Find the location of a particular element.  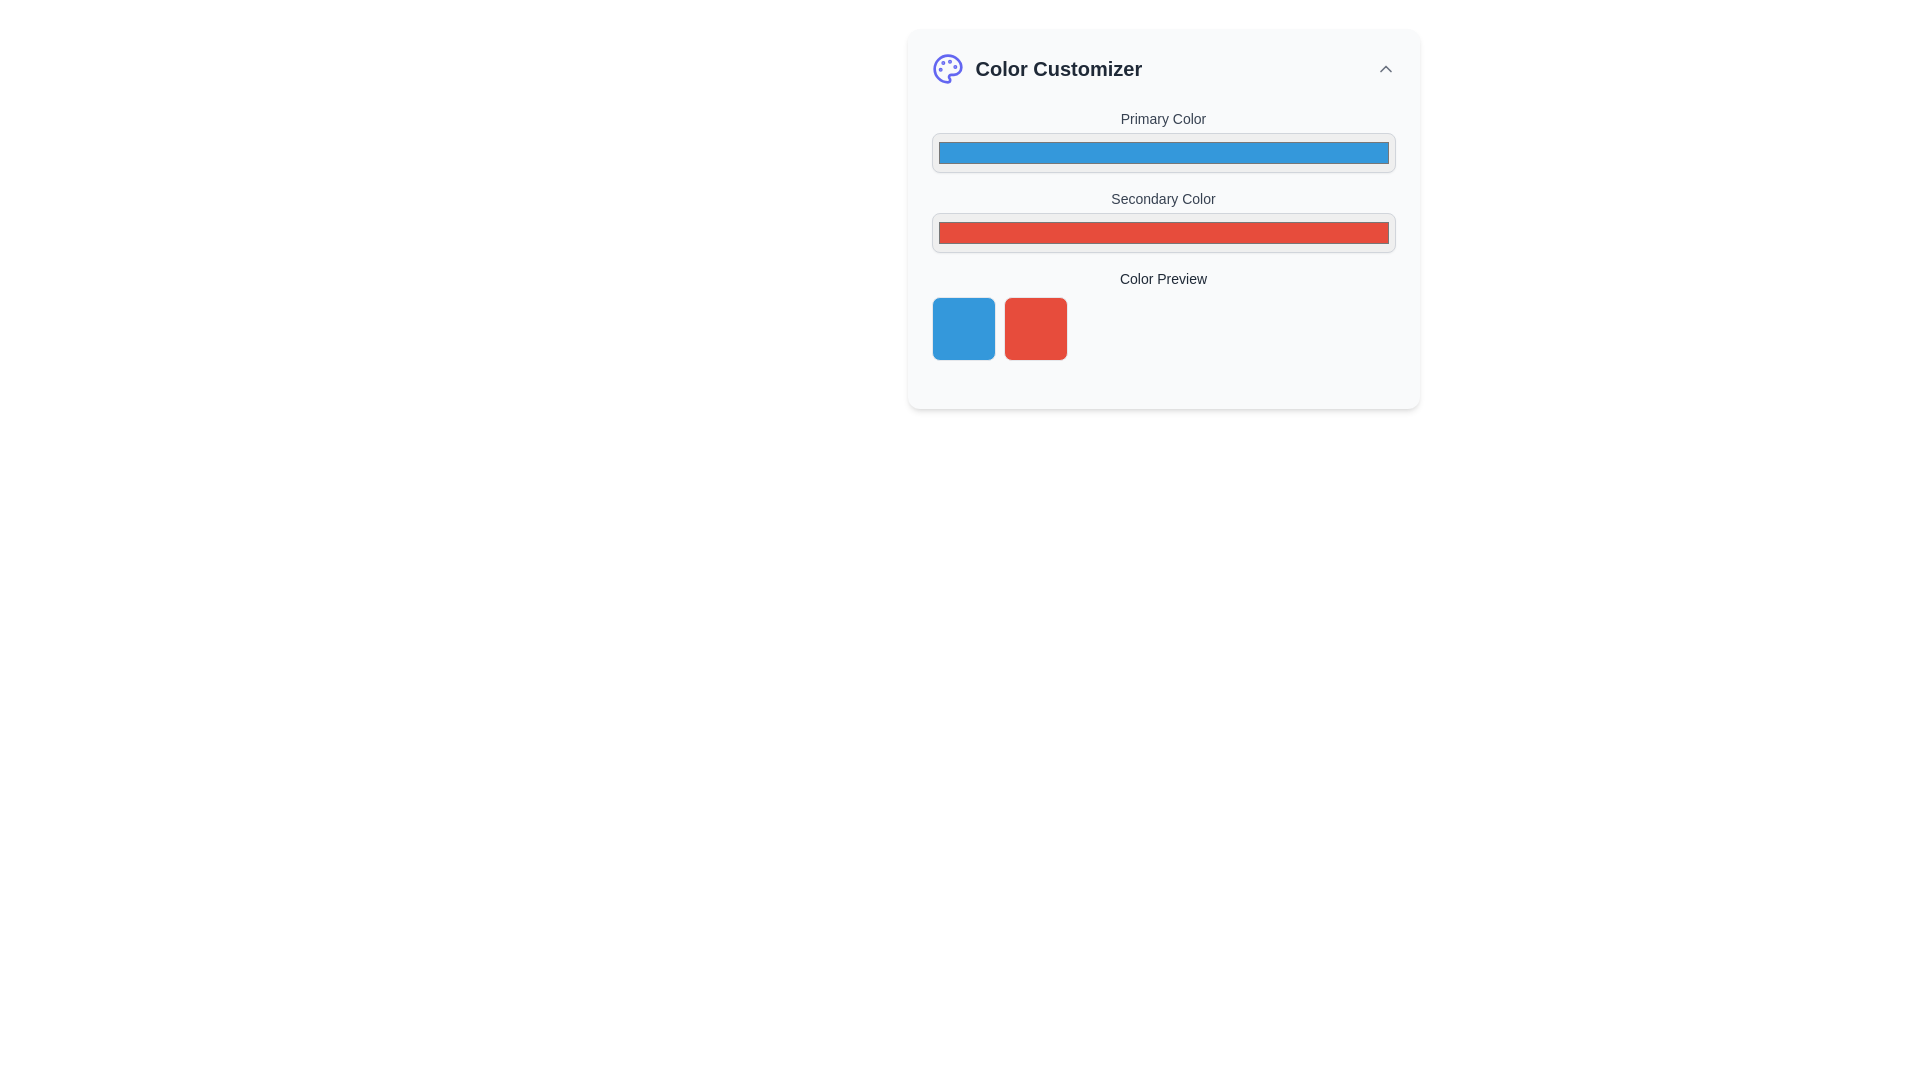

the descriptive label in the 'Color Customizer' panel that indicates the section below it visually previews selected color options is located at coordinates (1163, 278).